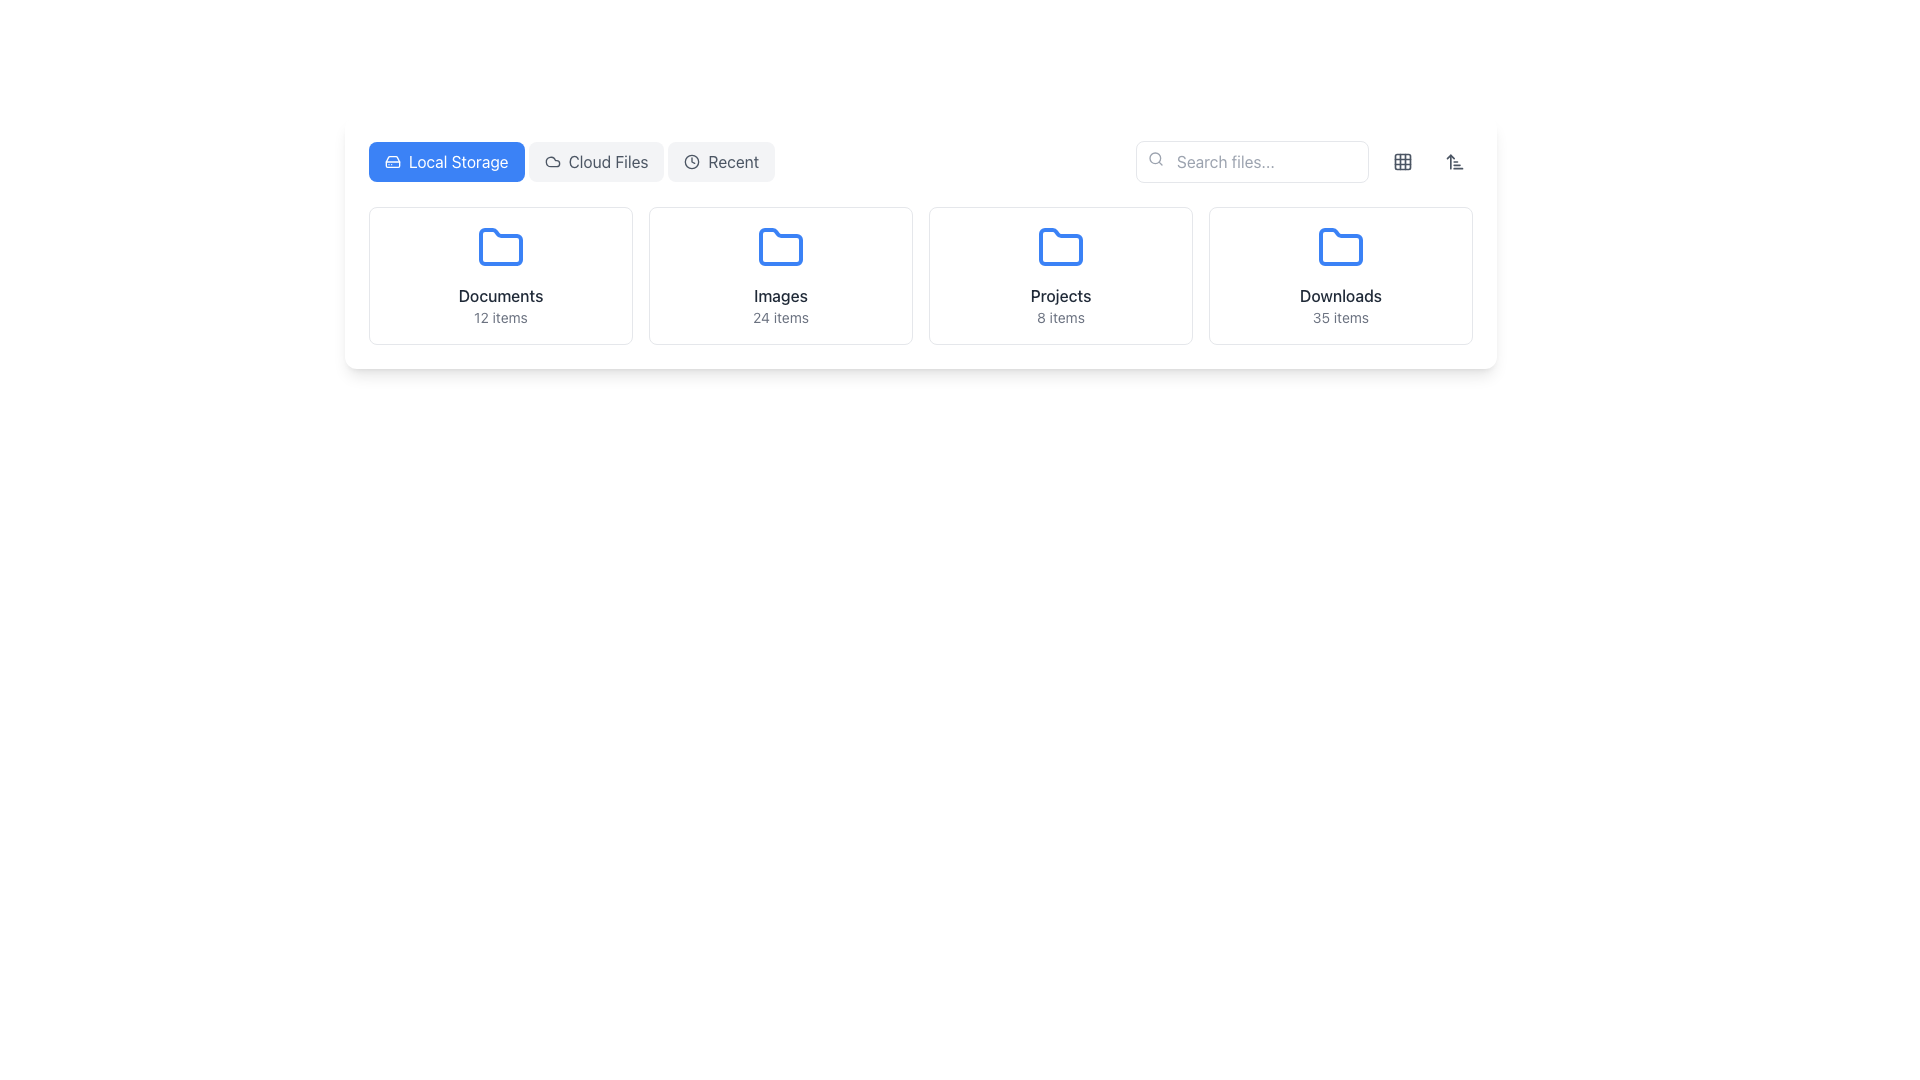 This screenshot has width=1920, height=1080. Describe the element at coordinates (1454, 161) in the screenshot. I see `the sorting button located in the top-right corner of the interface, adjacent to the layout toggle button` at that location.